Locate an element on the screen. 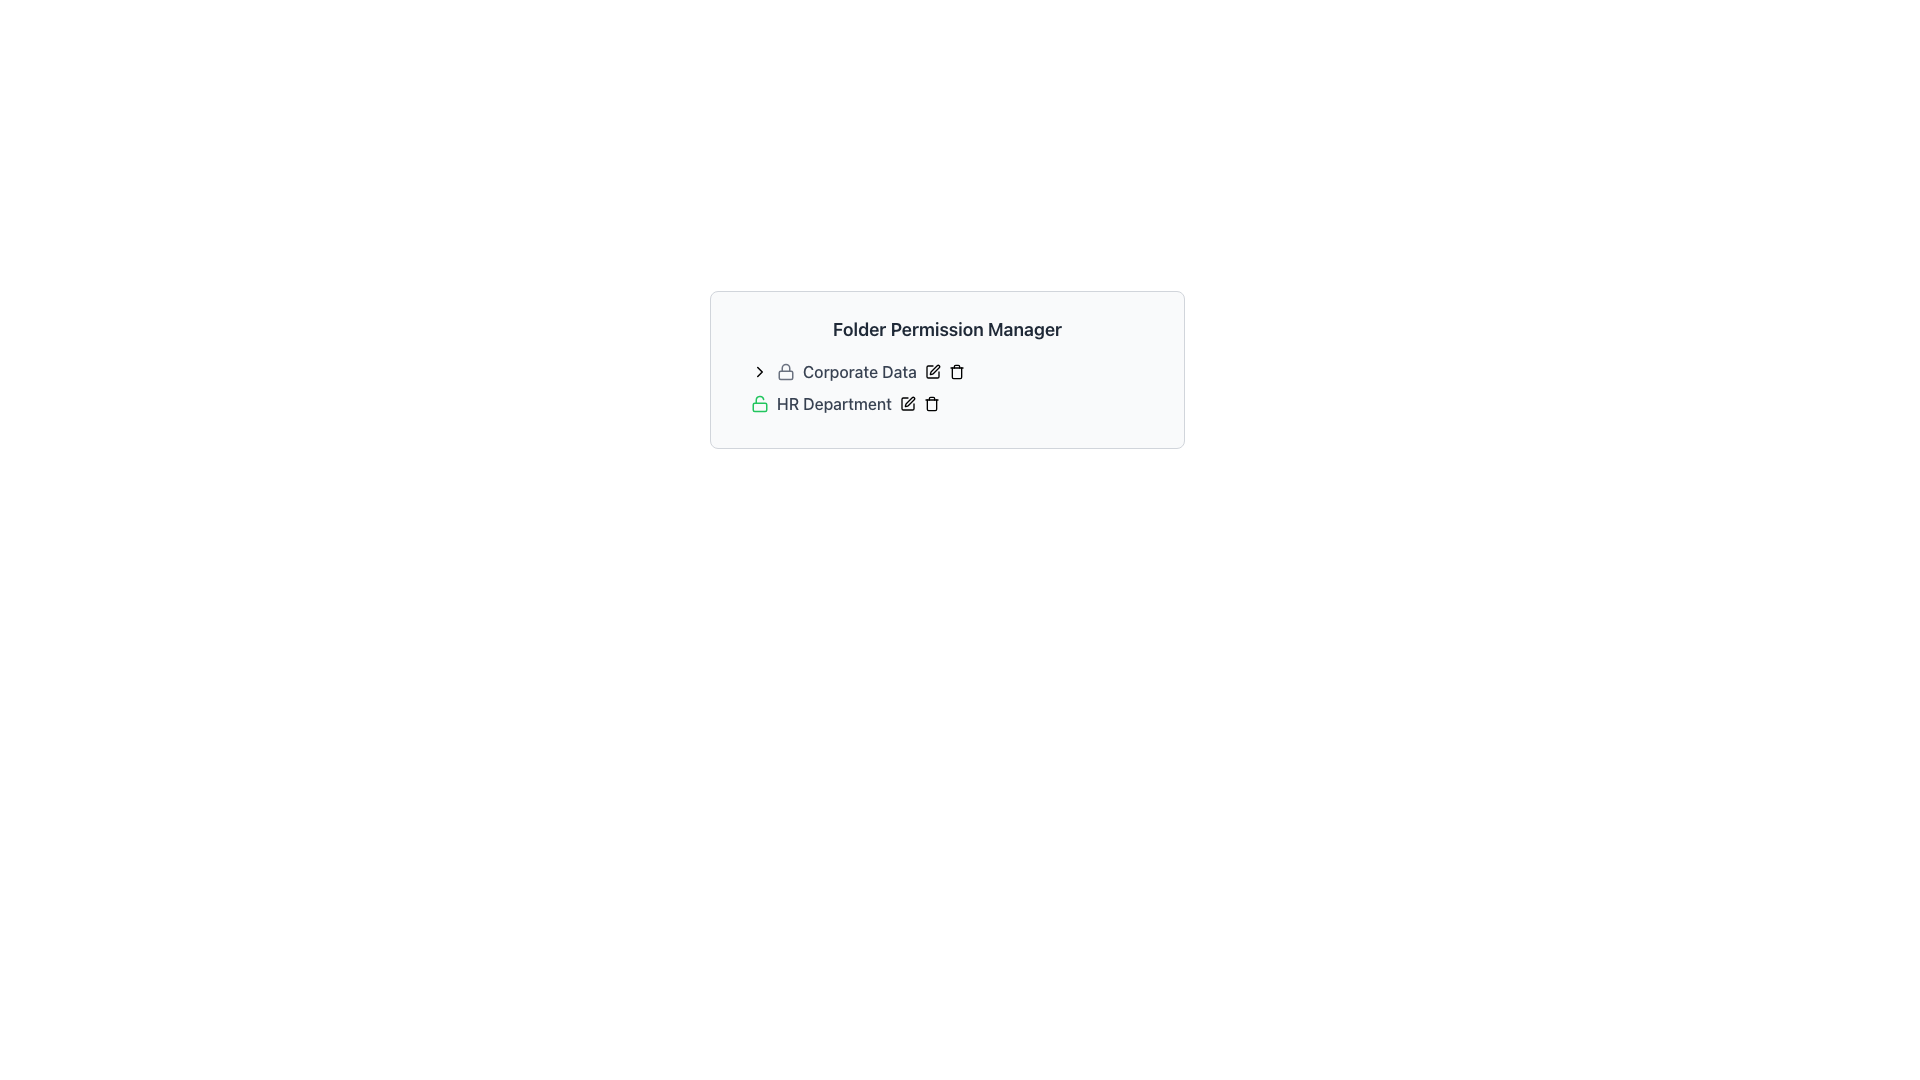 This screenshot has height=1080, width=1920. the pencil icon in the 'HR Department' row is located at coordinates (918, 404).